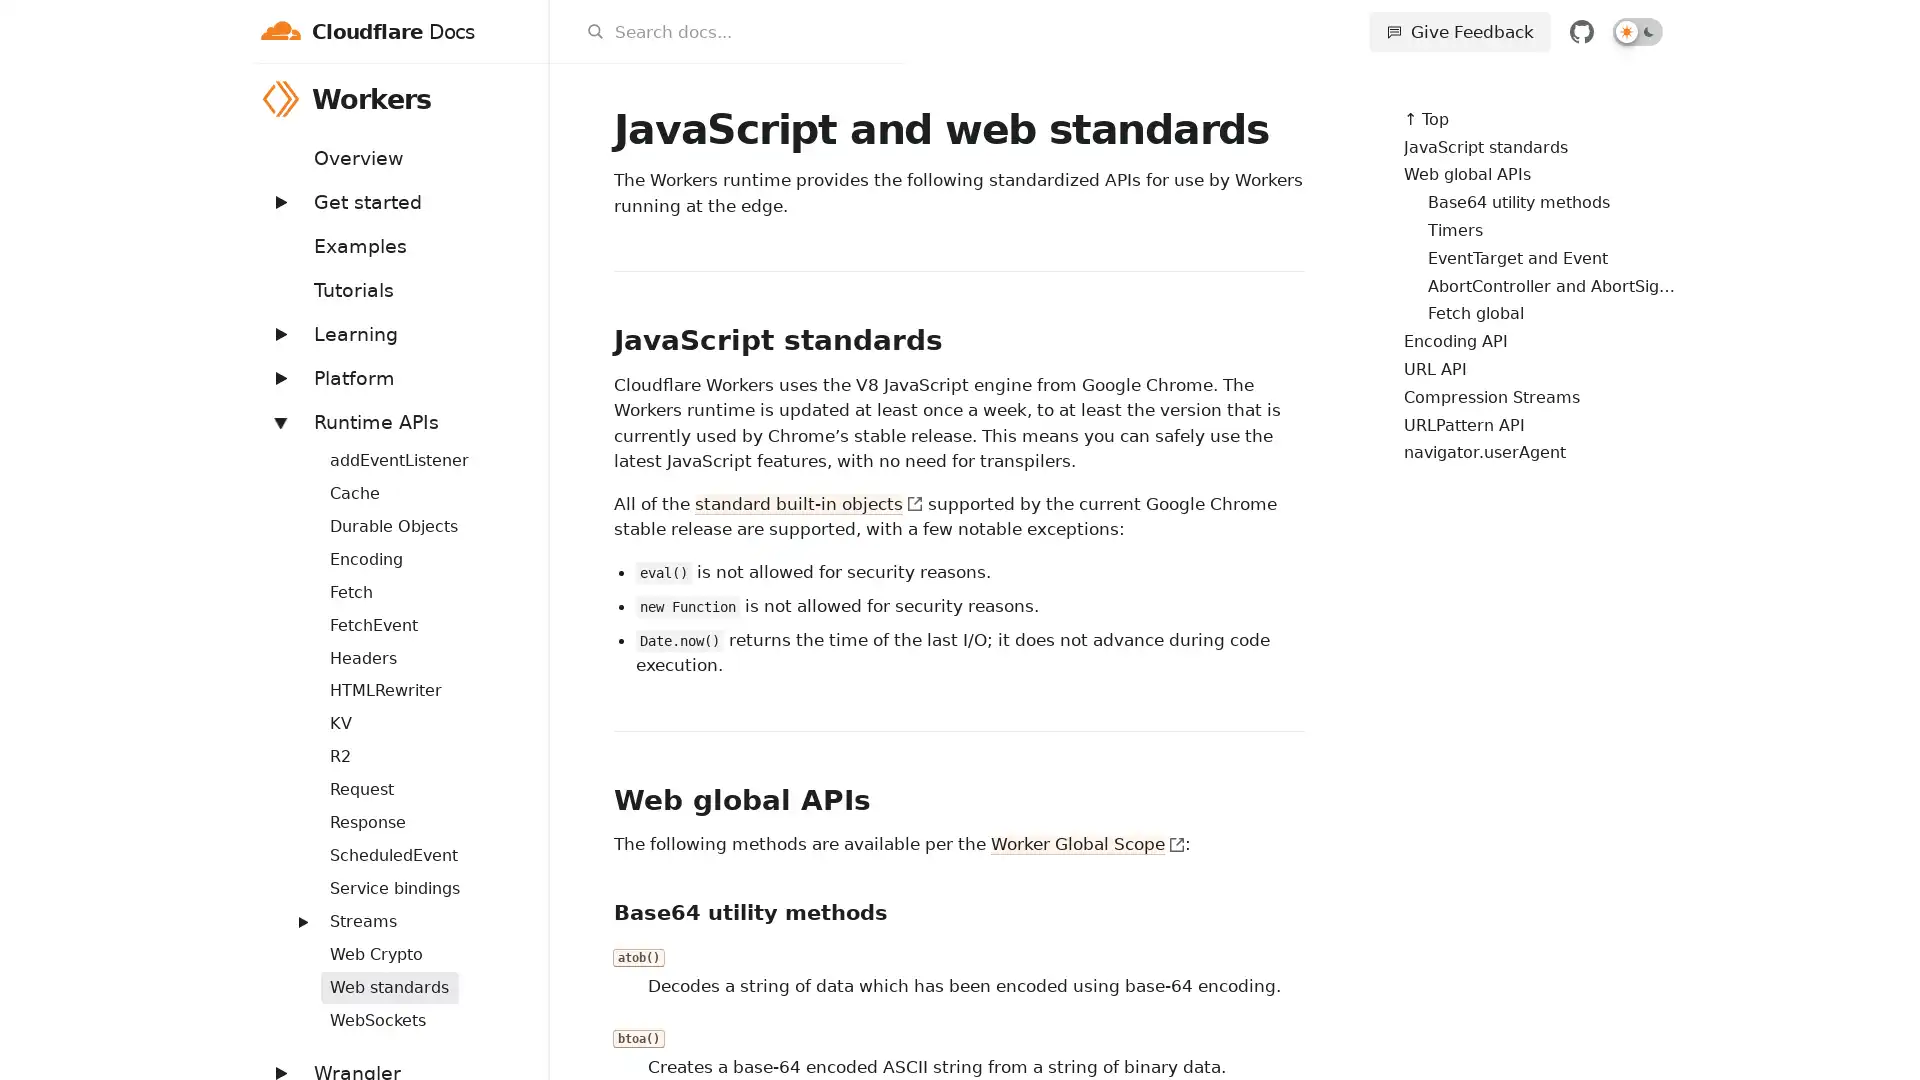 This screenshot has height=1080, width=1920. Describe the element at coordinates (278, 332) in the screenshot. I see `Expand: Learning` at that location.